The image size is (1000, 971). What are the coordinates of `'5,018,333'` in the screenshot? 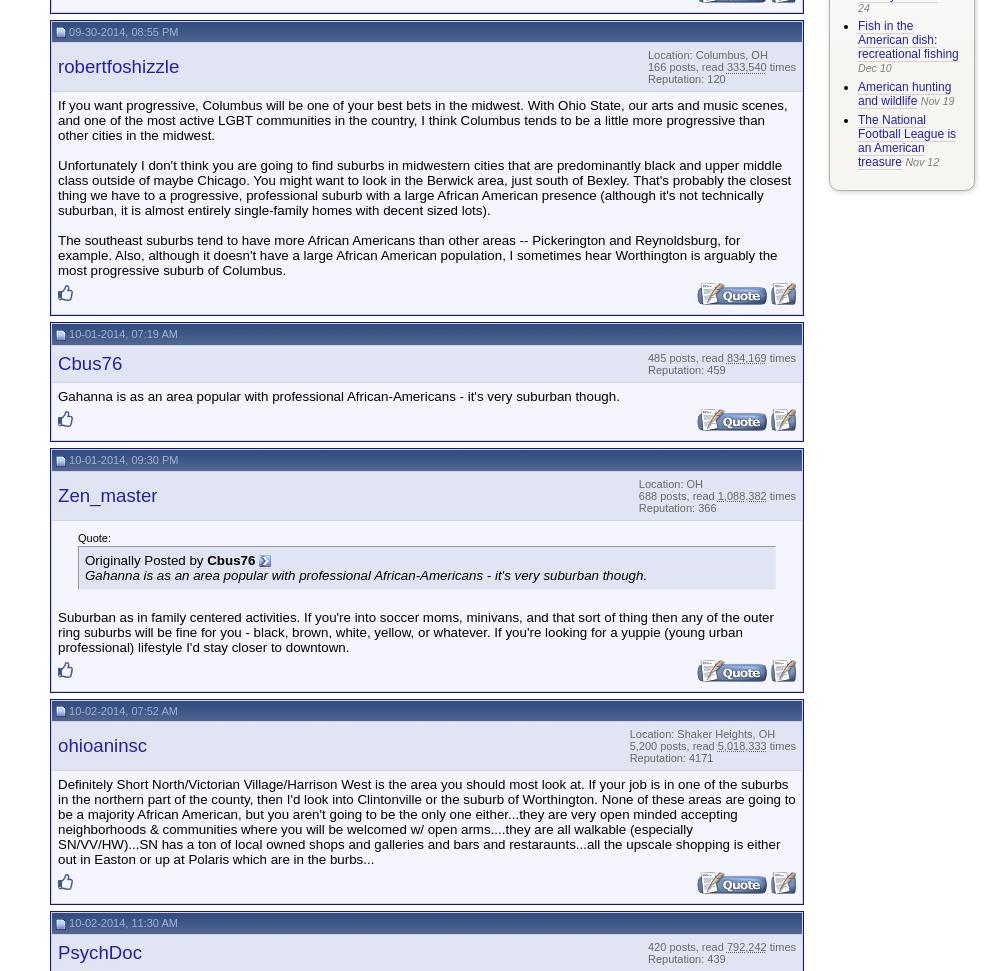 It's located at (740, 745).